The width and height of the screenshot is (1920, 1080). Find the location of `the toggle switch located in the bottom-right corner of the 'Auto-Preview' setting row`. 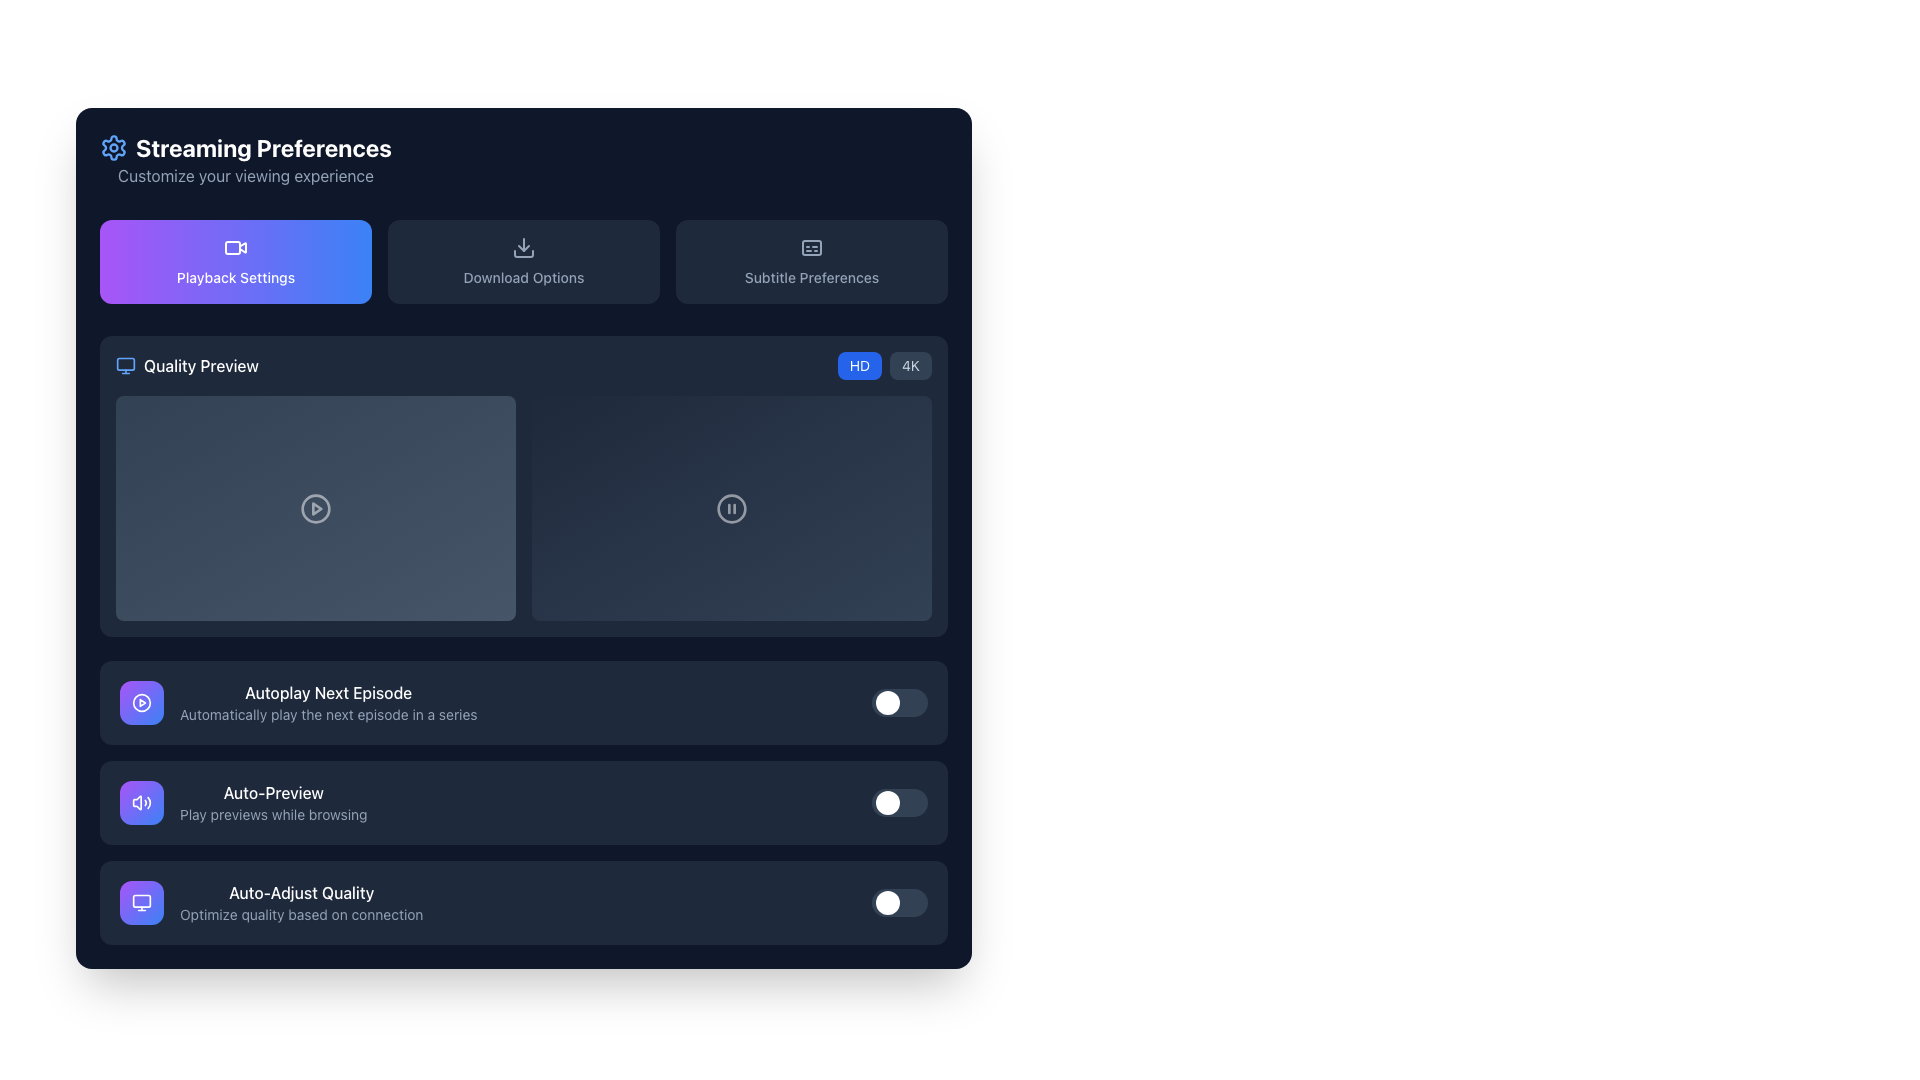

the toggle switch located in the bottom-right corner of the 'Auto-Preview' setting row is located at coordinates (899, 801).